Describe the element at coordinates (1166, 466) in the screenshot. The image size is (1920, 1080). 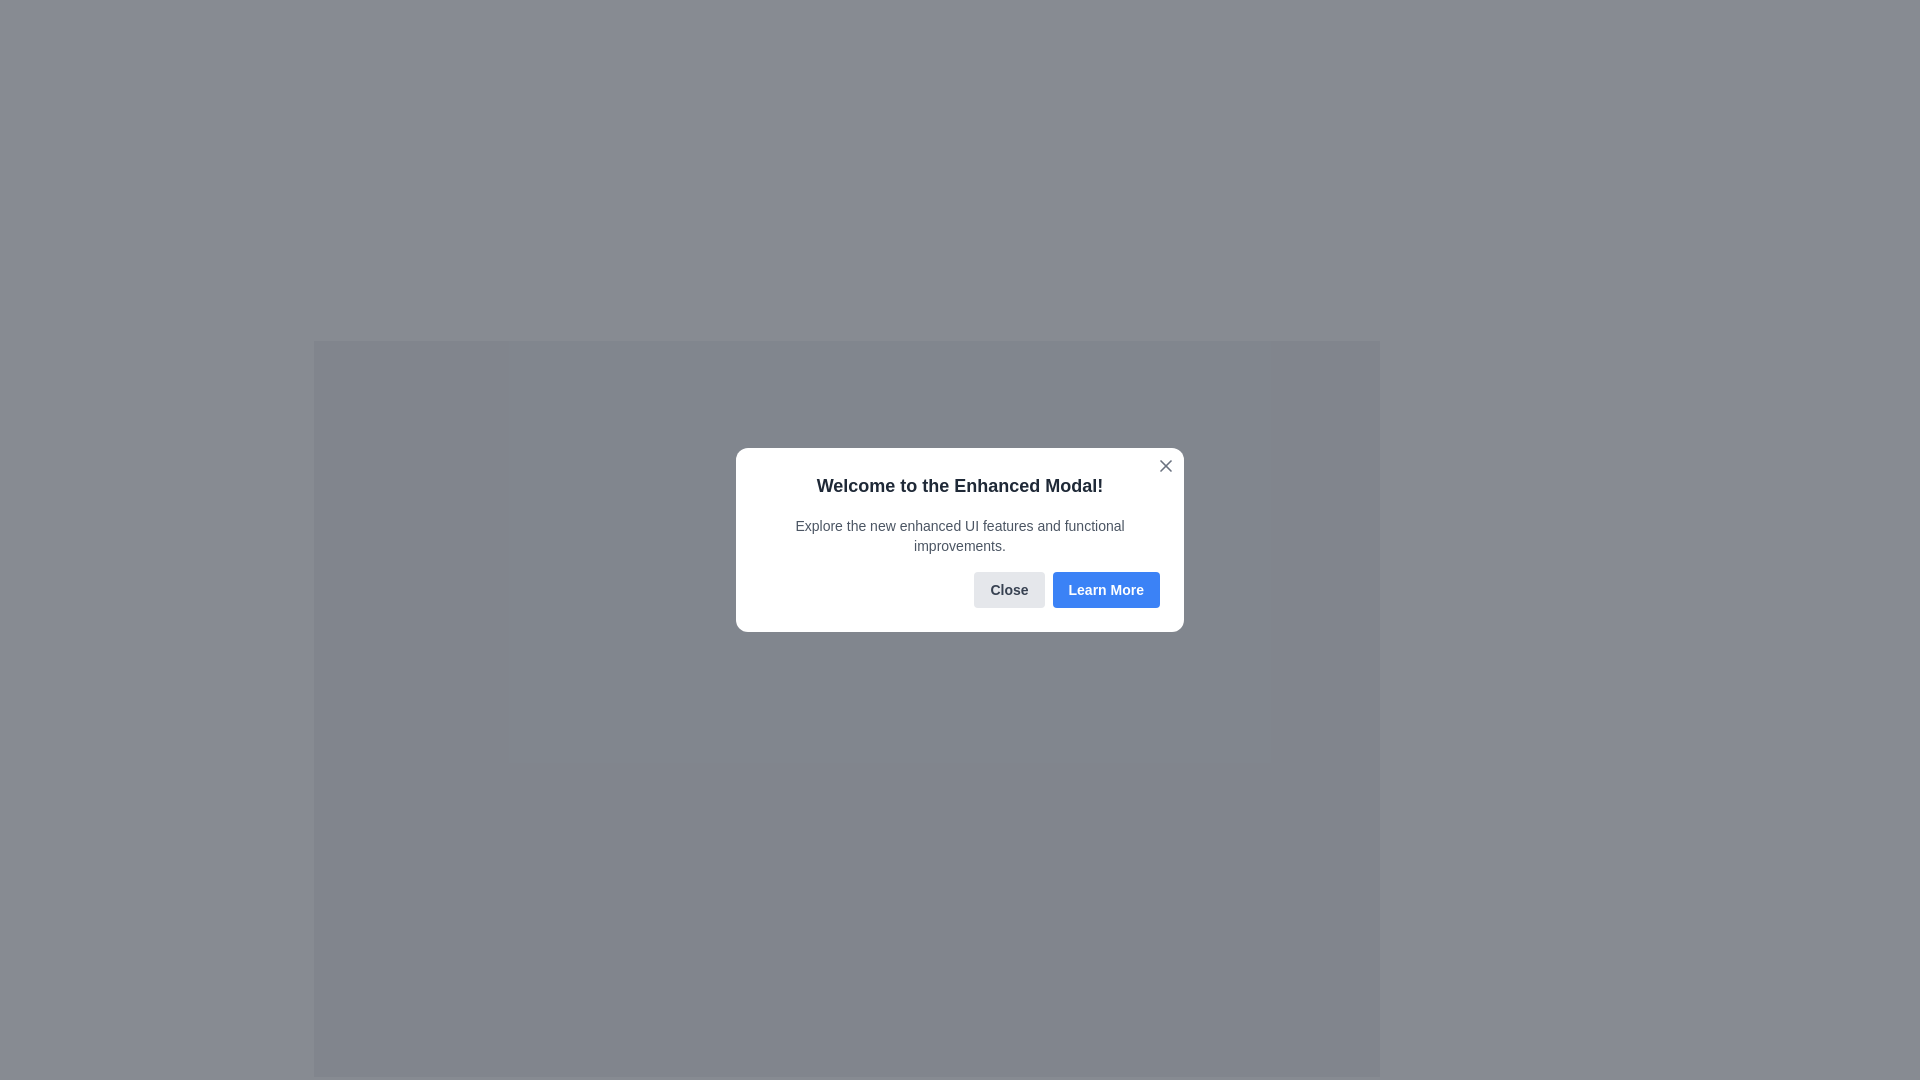
I see `the close button located in the top-right corner of the modal dialog` at that location.